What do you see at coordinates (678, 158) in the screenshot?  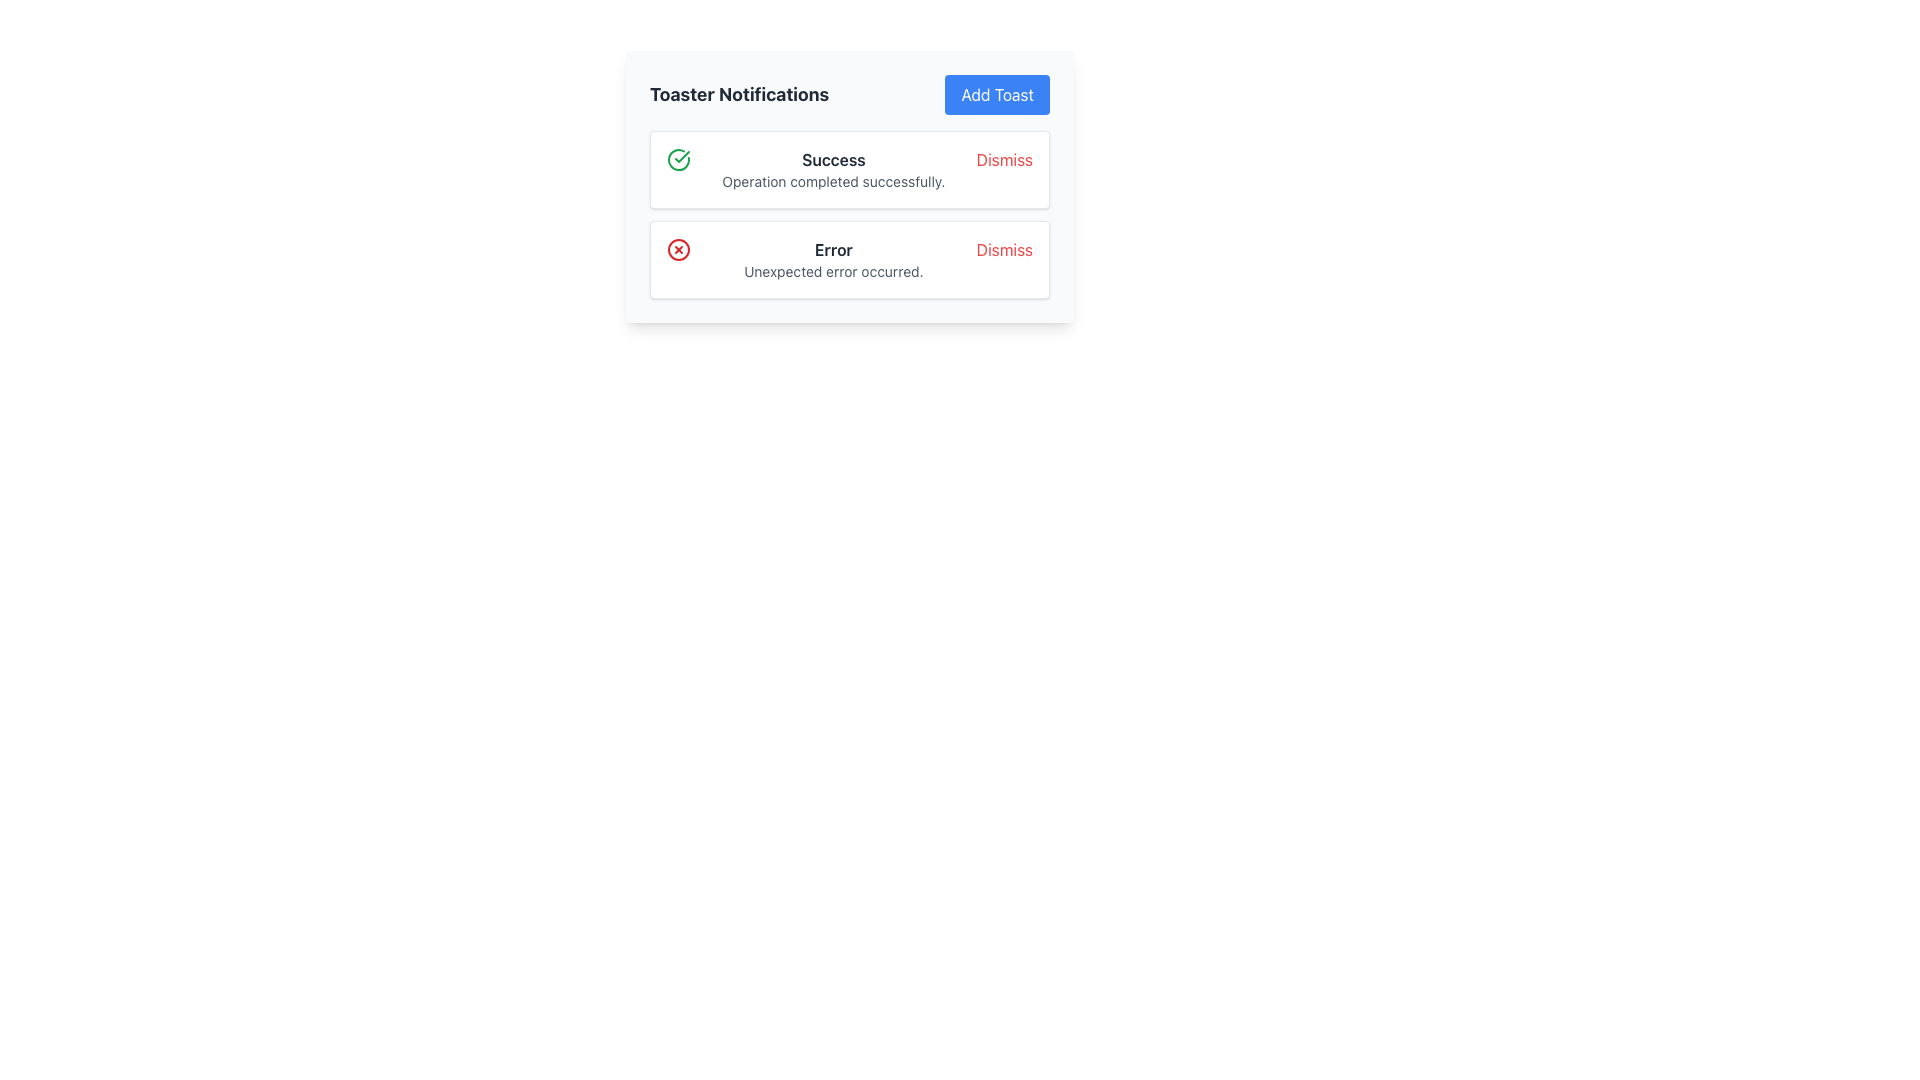 I see `the green circular icon with a checkmark inside, which indicates success, located on the left side of the first notification card in the toaster notifications section` at bounding box center [678, 158].